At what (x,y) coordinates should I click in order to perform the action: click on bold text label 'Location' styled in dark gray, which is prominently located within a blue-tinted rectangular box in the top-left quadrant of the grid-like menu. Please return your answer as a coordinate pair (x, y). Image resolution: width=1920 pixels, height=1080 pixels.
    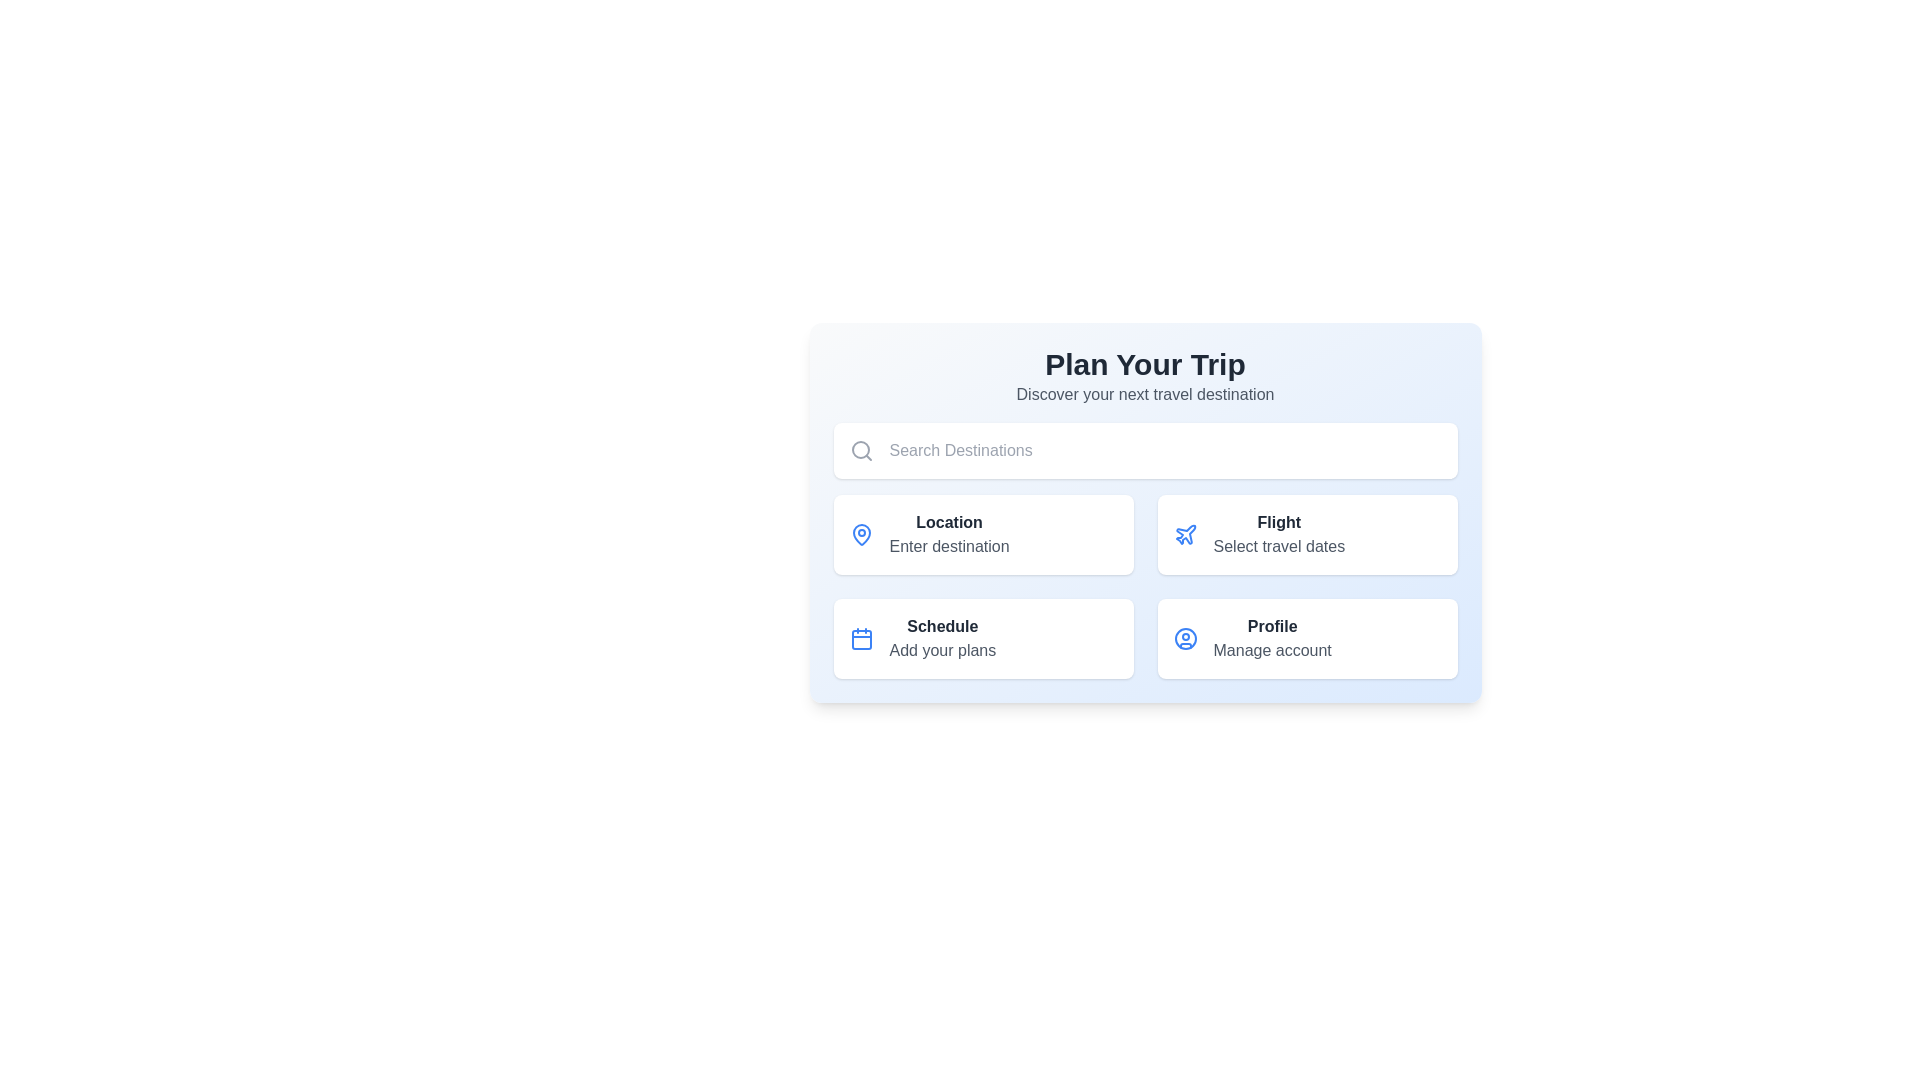
    Looking at the image, I should click on (948, 522).